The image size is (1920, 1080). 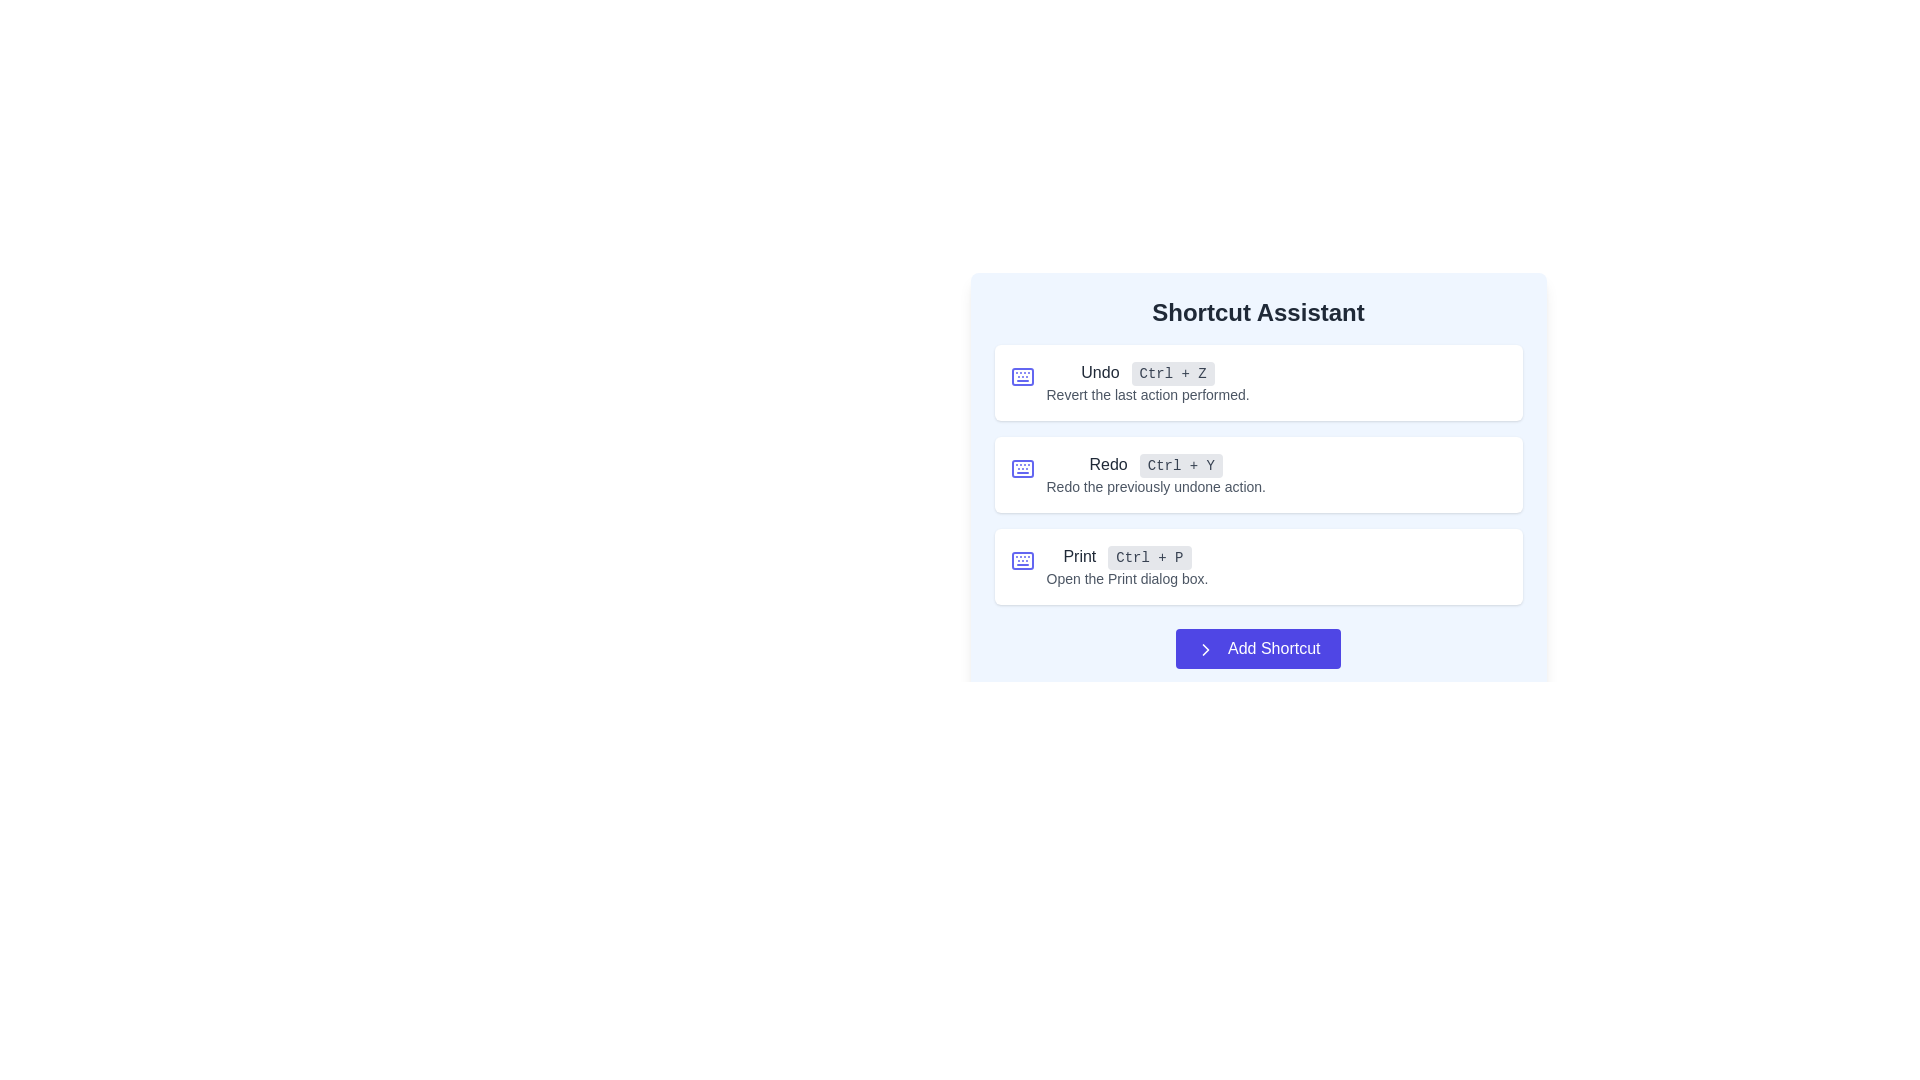 I want to click on the label that indicates the keyboard shortcut 'Ctrl + P' for the 'Print' action, positioned as the last option in a vertical list below 'Redo Ctrl + Y', so click(x=1127, y=567).